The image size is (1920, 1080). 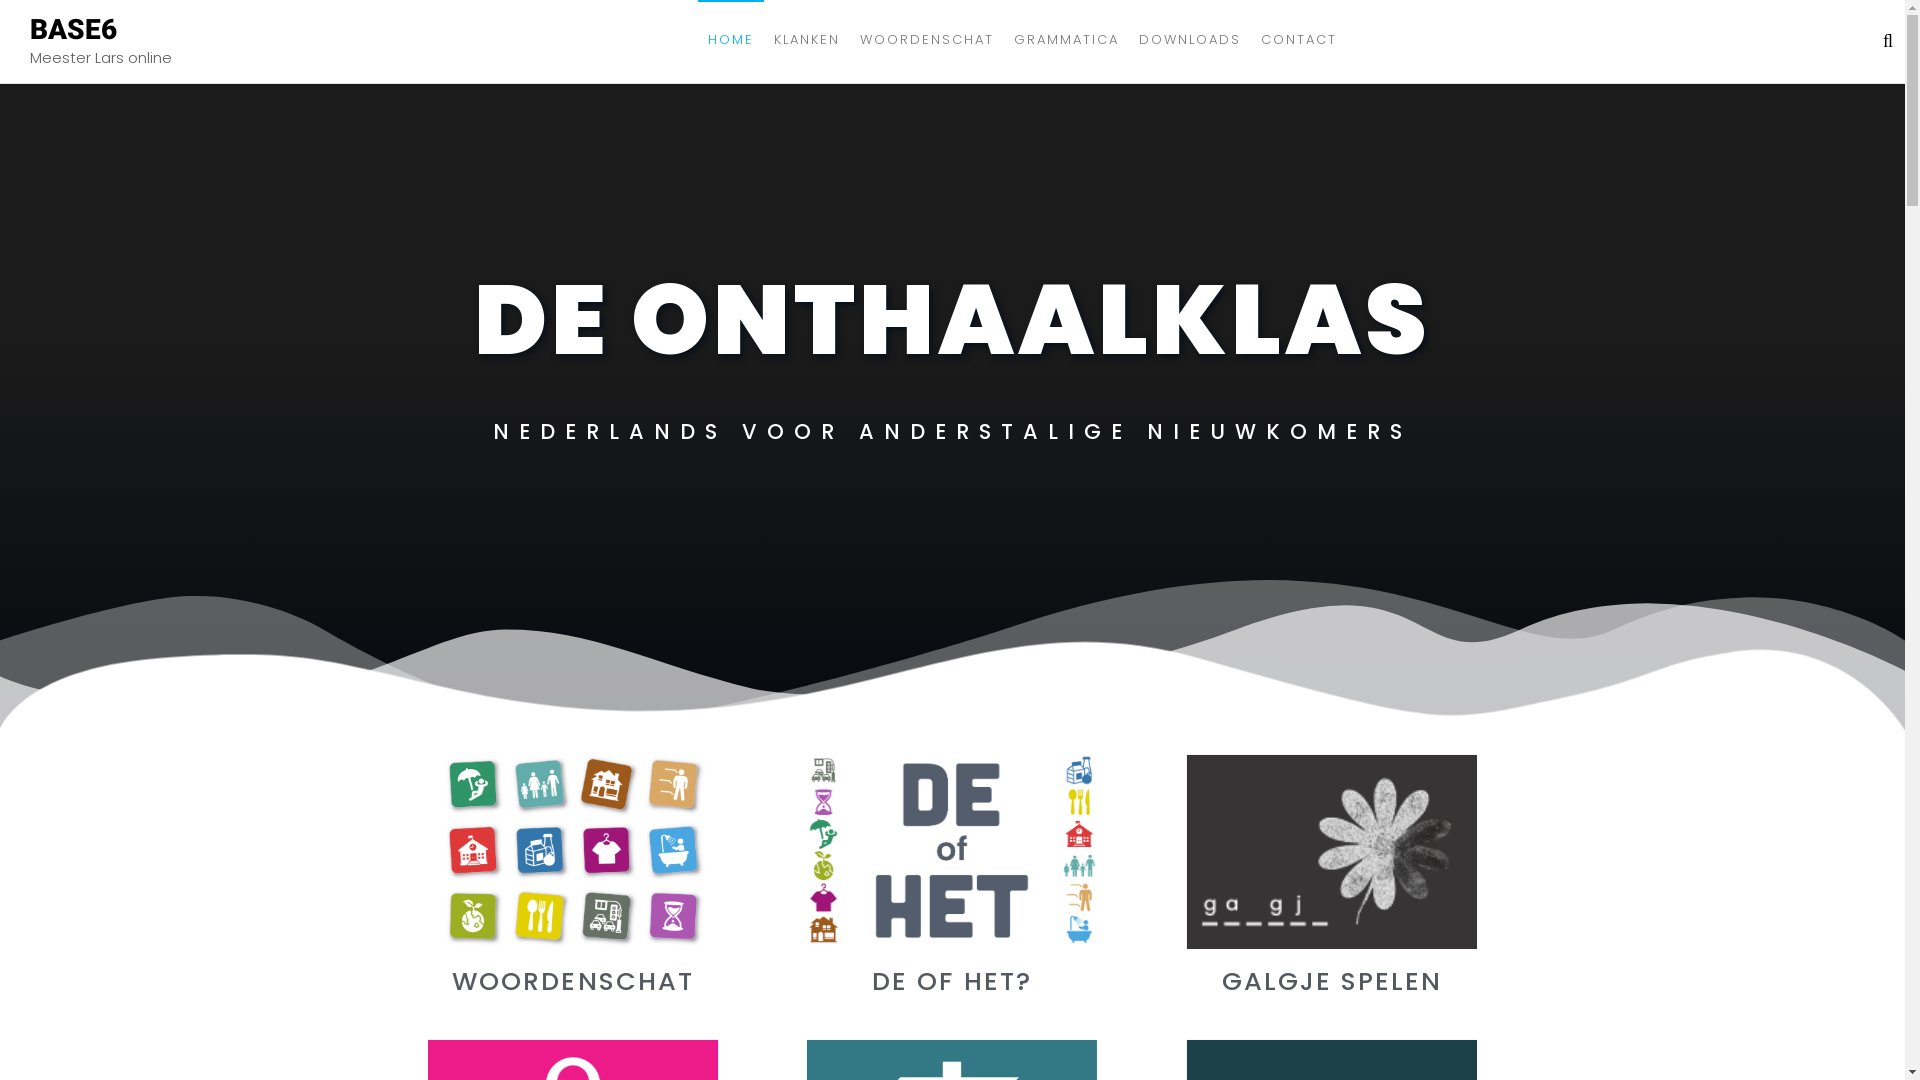 What do you see at coordinates (73, 28) in the screenshot?
I see `'BASE6'` at bounding box center [73, 28].